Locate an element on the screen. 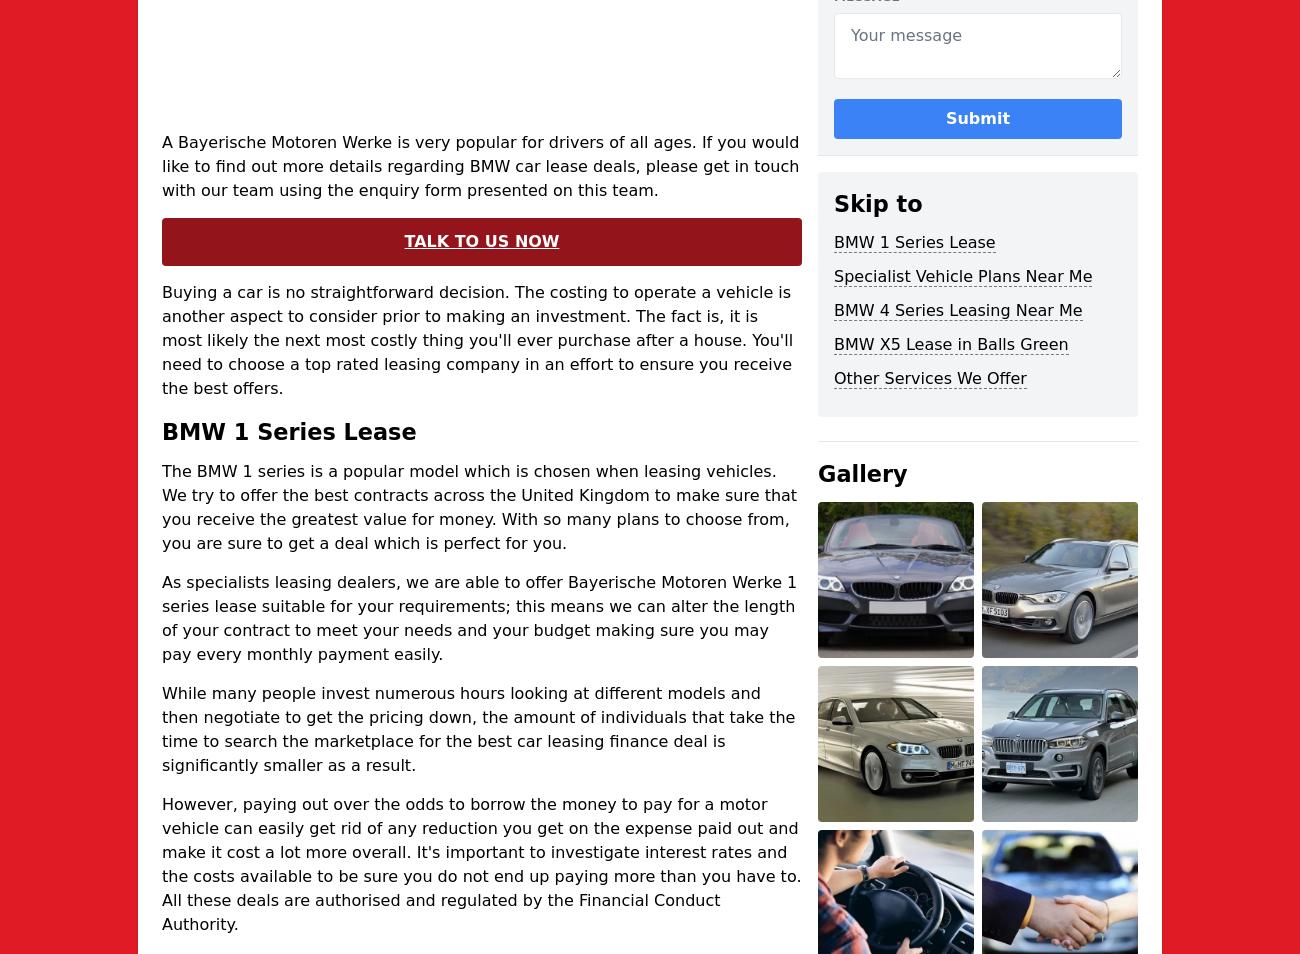 The image size is (1300, 954). 'Gallery' is located at coordinates (817, 474).